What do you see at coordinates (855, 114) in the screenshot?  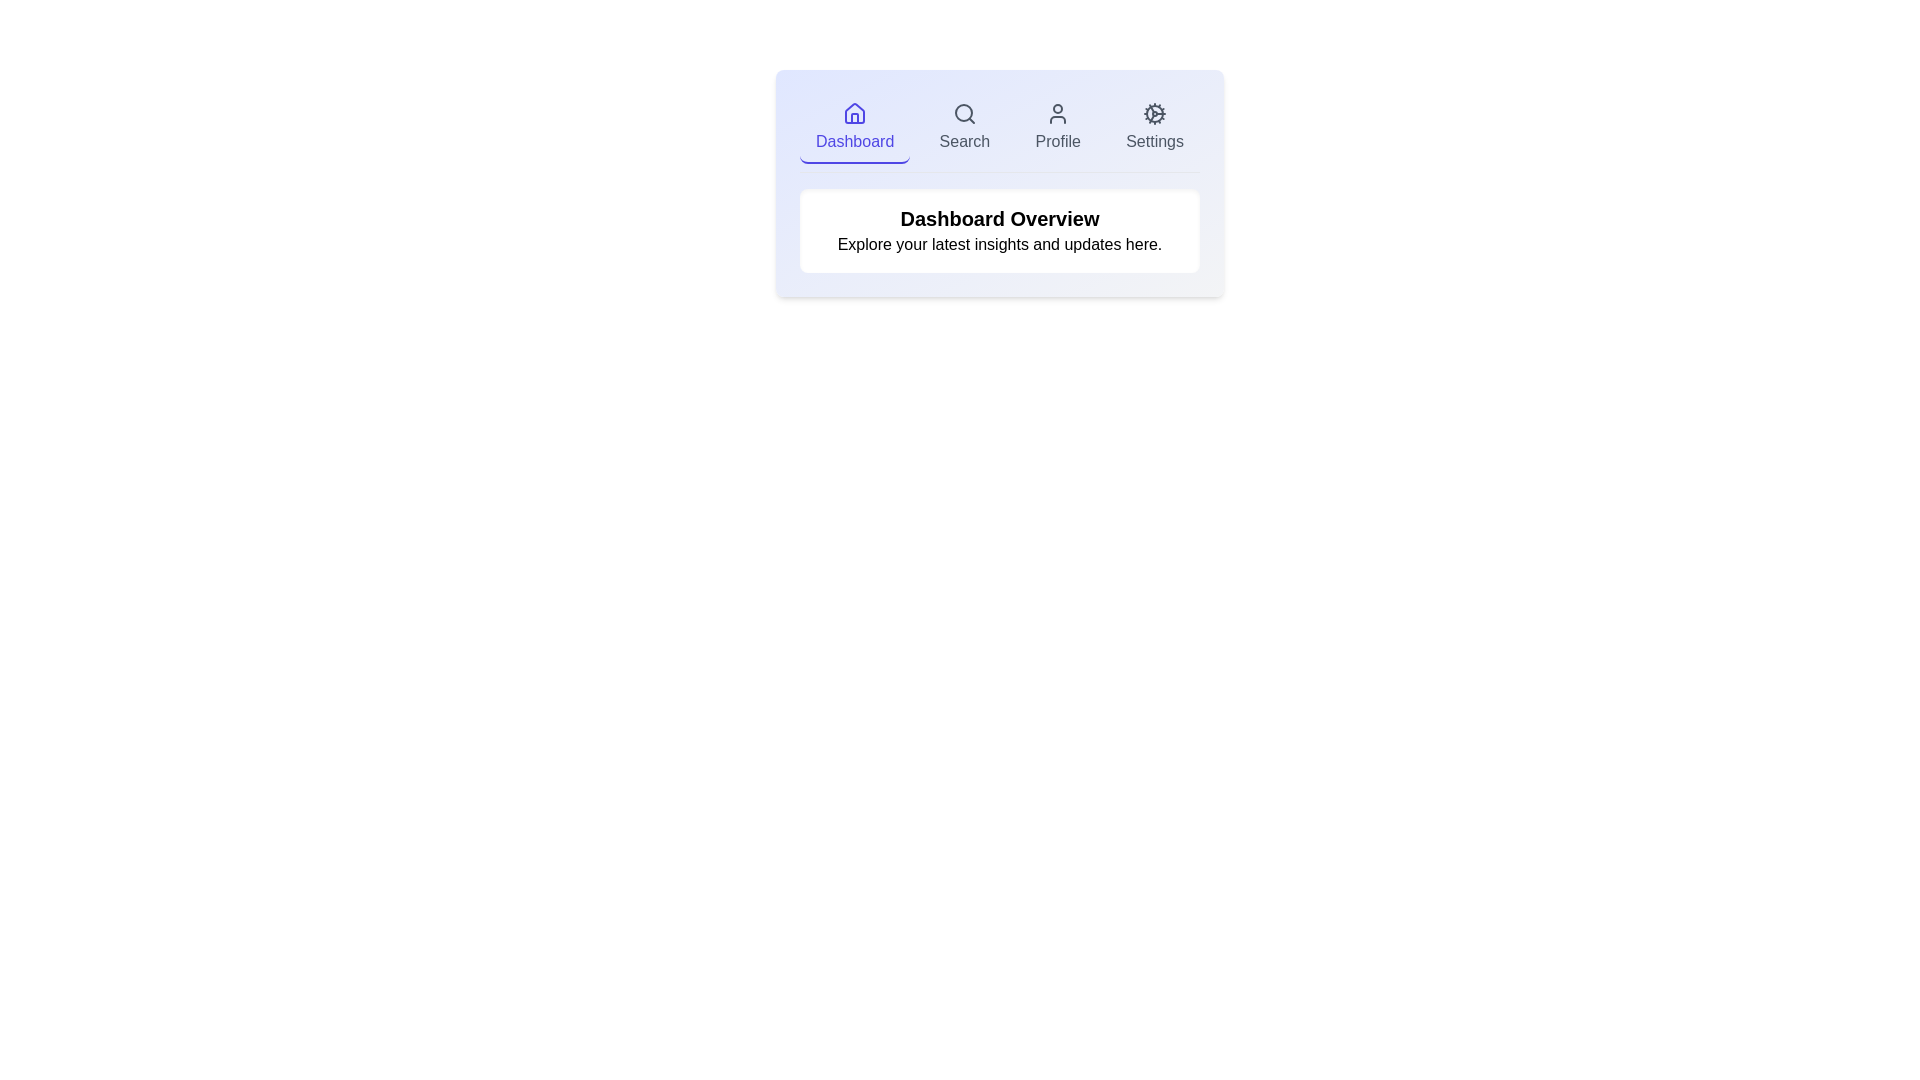 I see `the house-shaped icon with a thin outline located at the top-left corner of the 'Dashboard' navigation group` at bounding box center [855, 114].